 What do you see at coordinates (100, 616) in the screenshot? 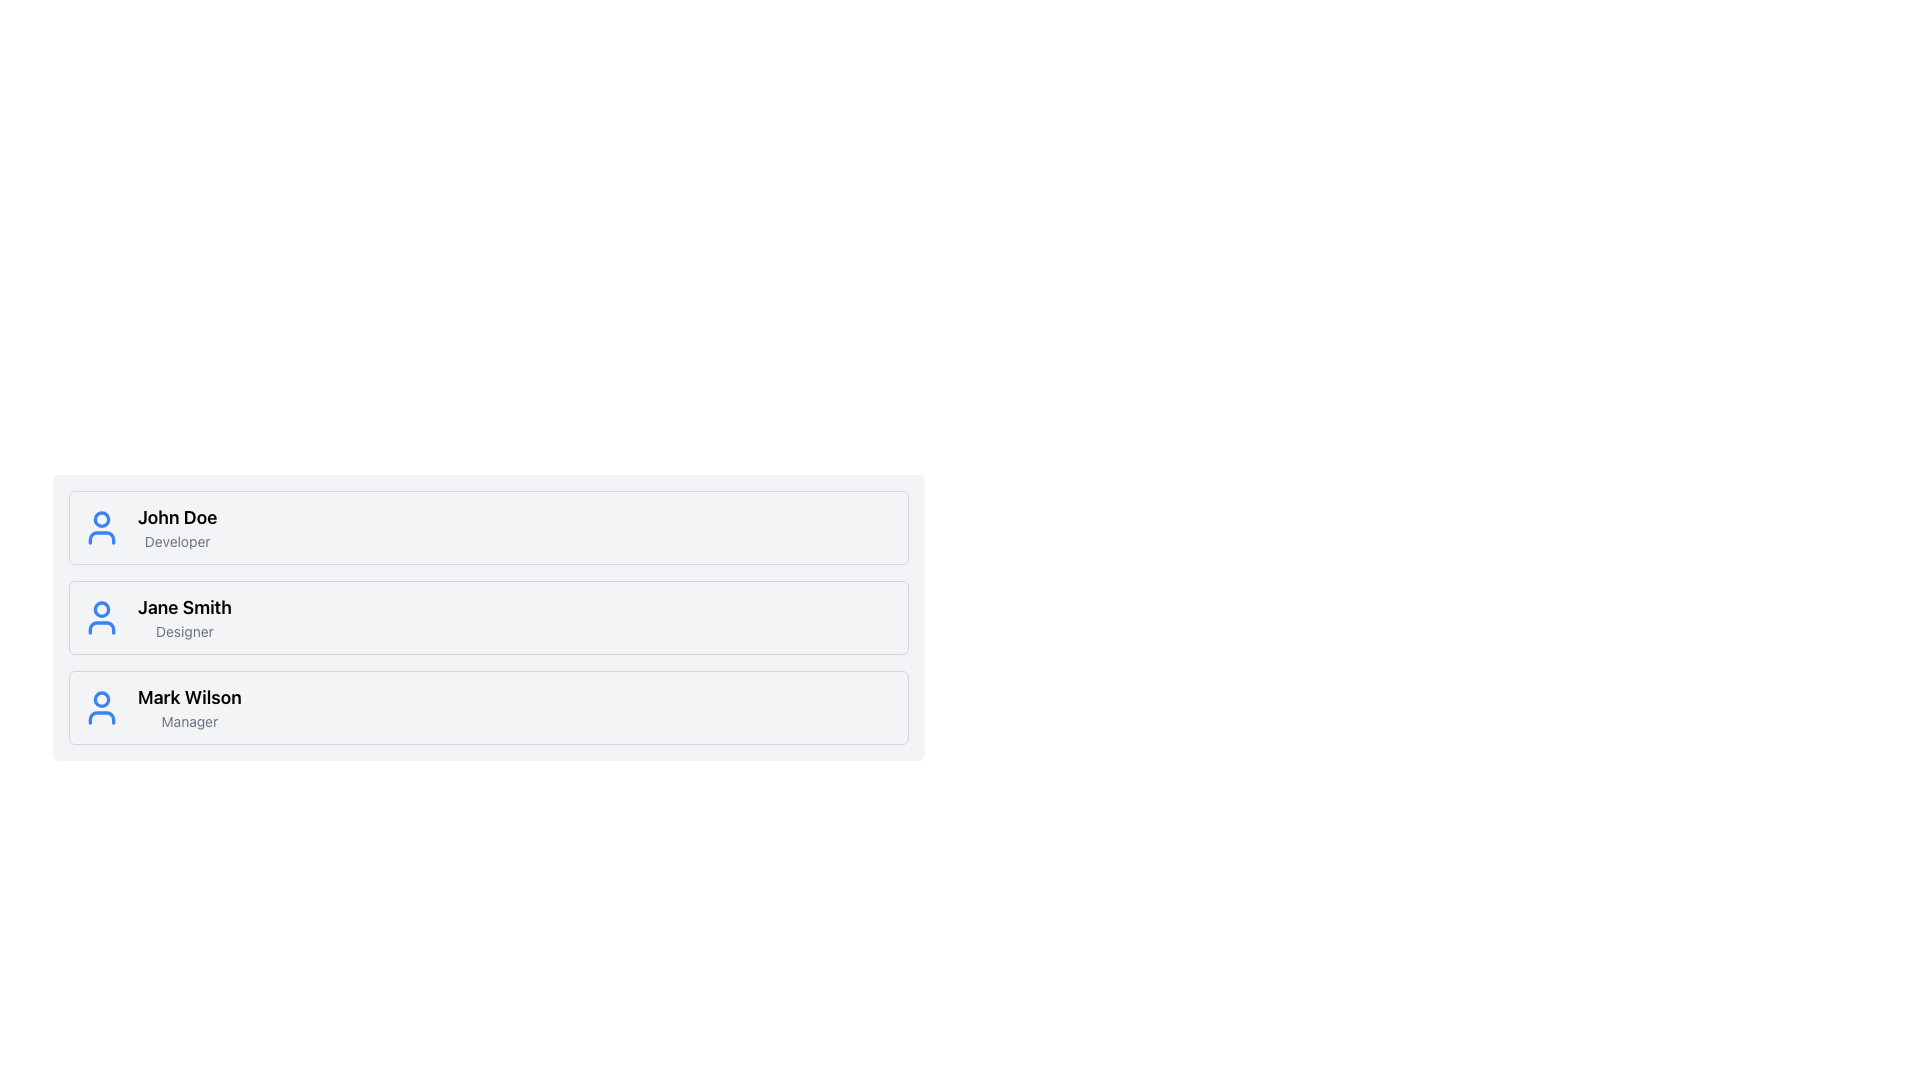
I see `the user profile icon representing 'Jane Smith' in the profile card, which is styled as an outline of a person with a circular head and shoulders, located to the far left of the card` at bounding box center [100, 616].